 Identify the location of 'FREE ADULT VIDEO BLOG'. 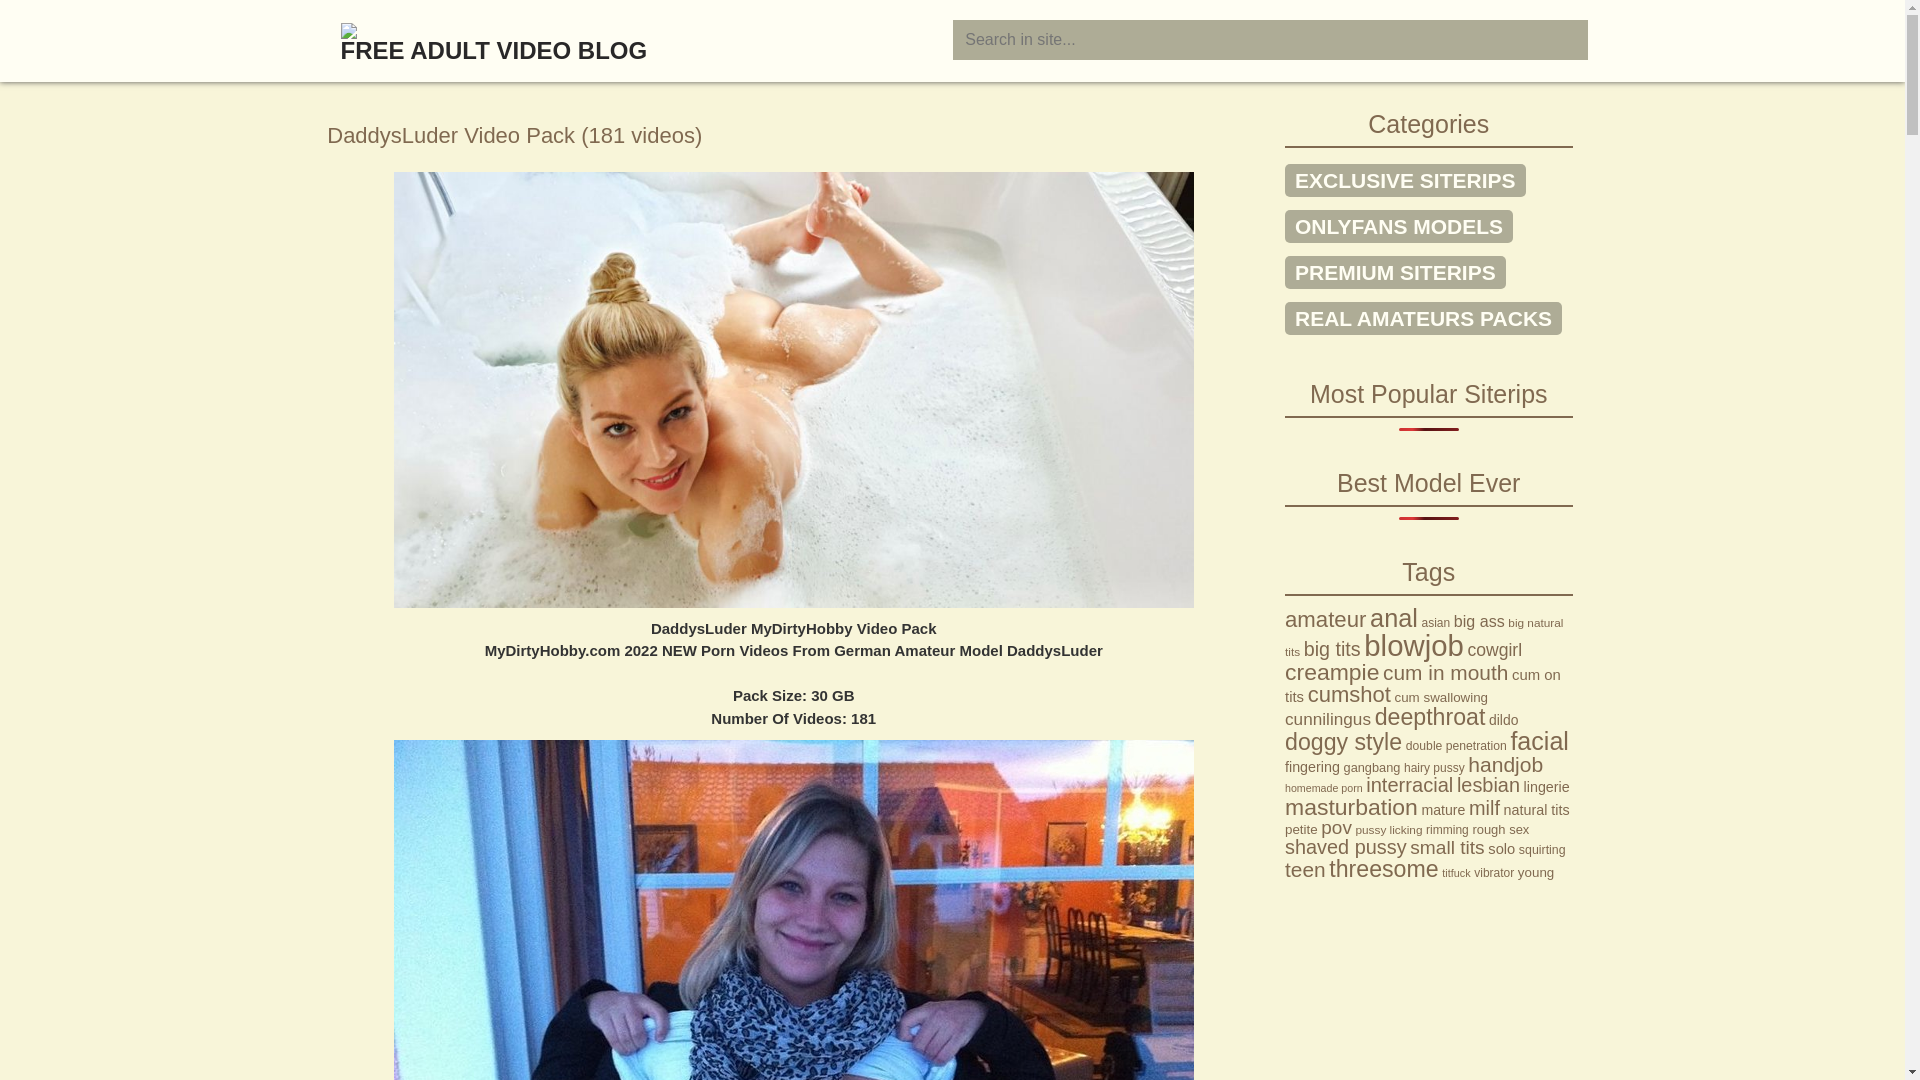
(316, 30).